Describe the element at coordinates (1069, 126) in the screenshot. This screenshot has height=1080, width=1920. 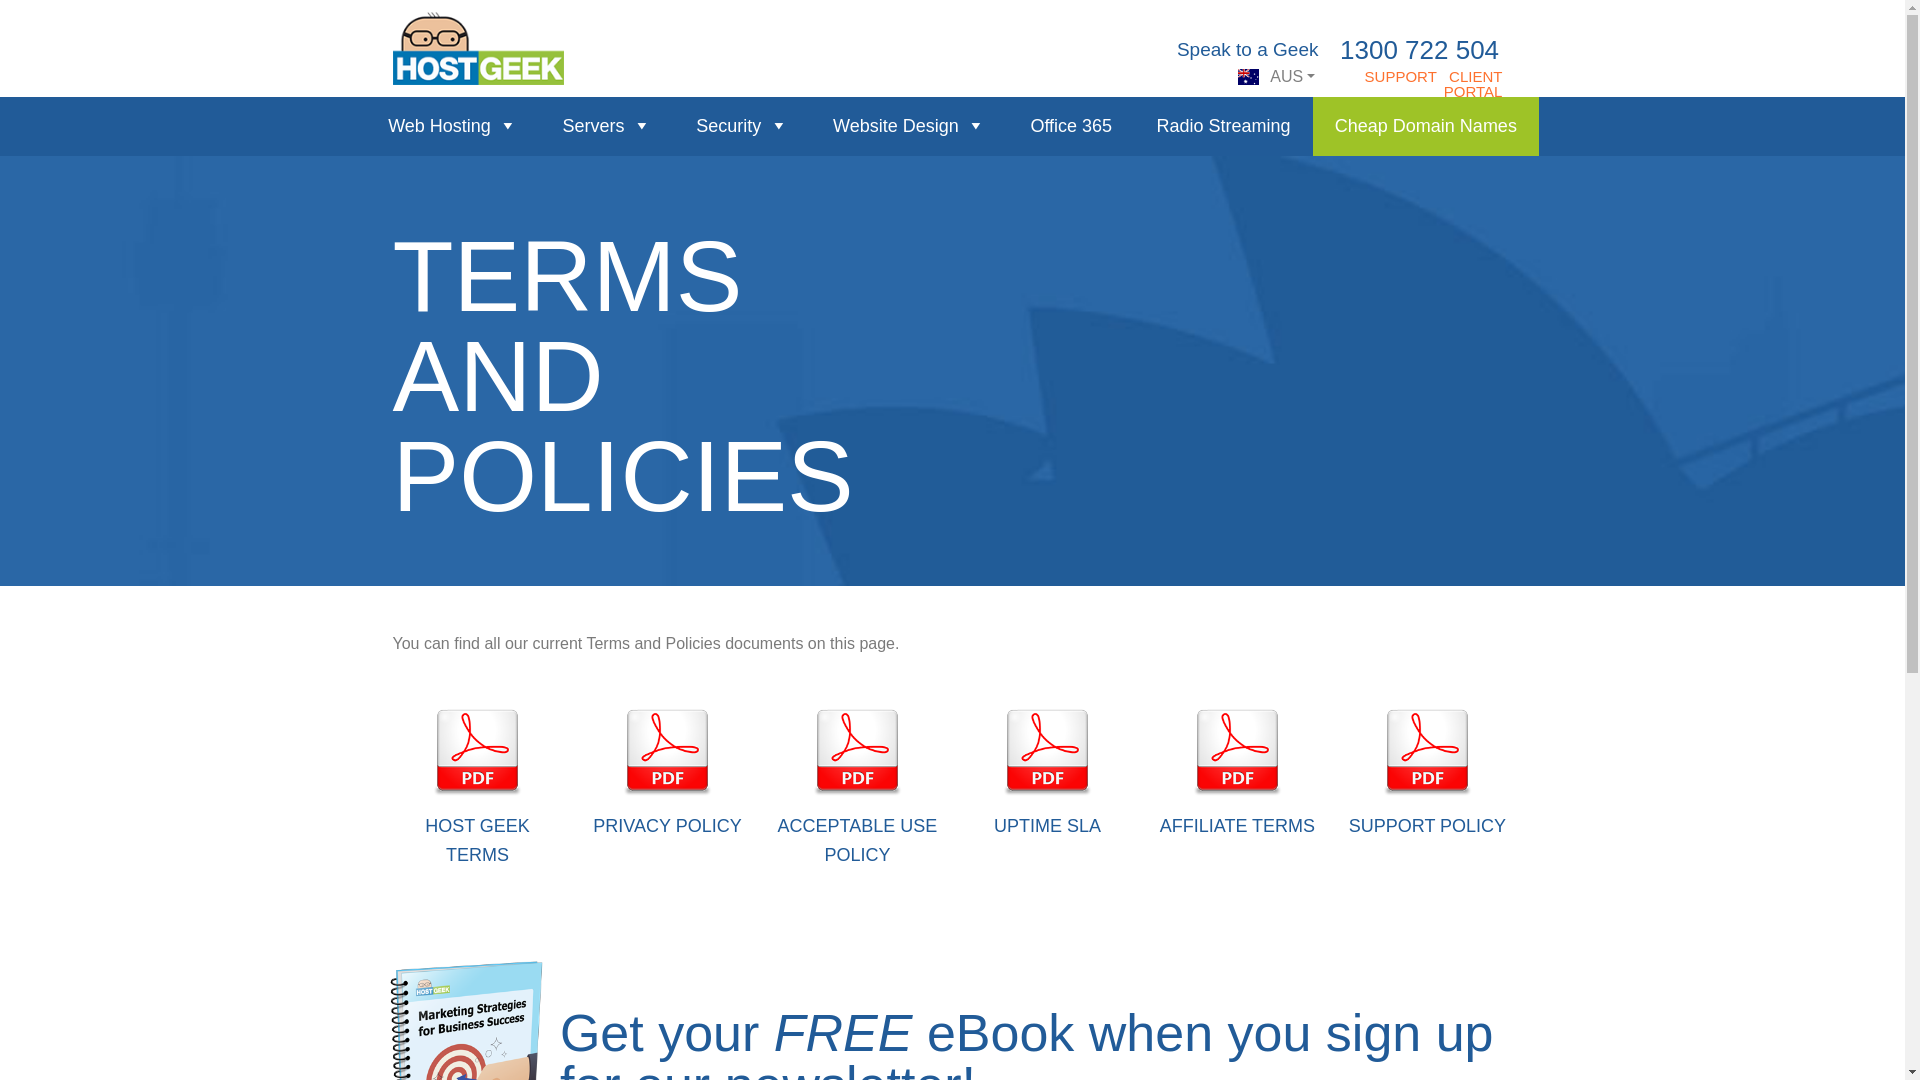
I see `'Office 365'` at that location.